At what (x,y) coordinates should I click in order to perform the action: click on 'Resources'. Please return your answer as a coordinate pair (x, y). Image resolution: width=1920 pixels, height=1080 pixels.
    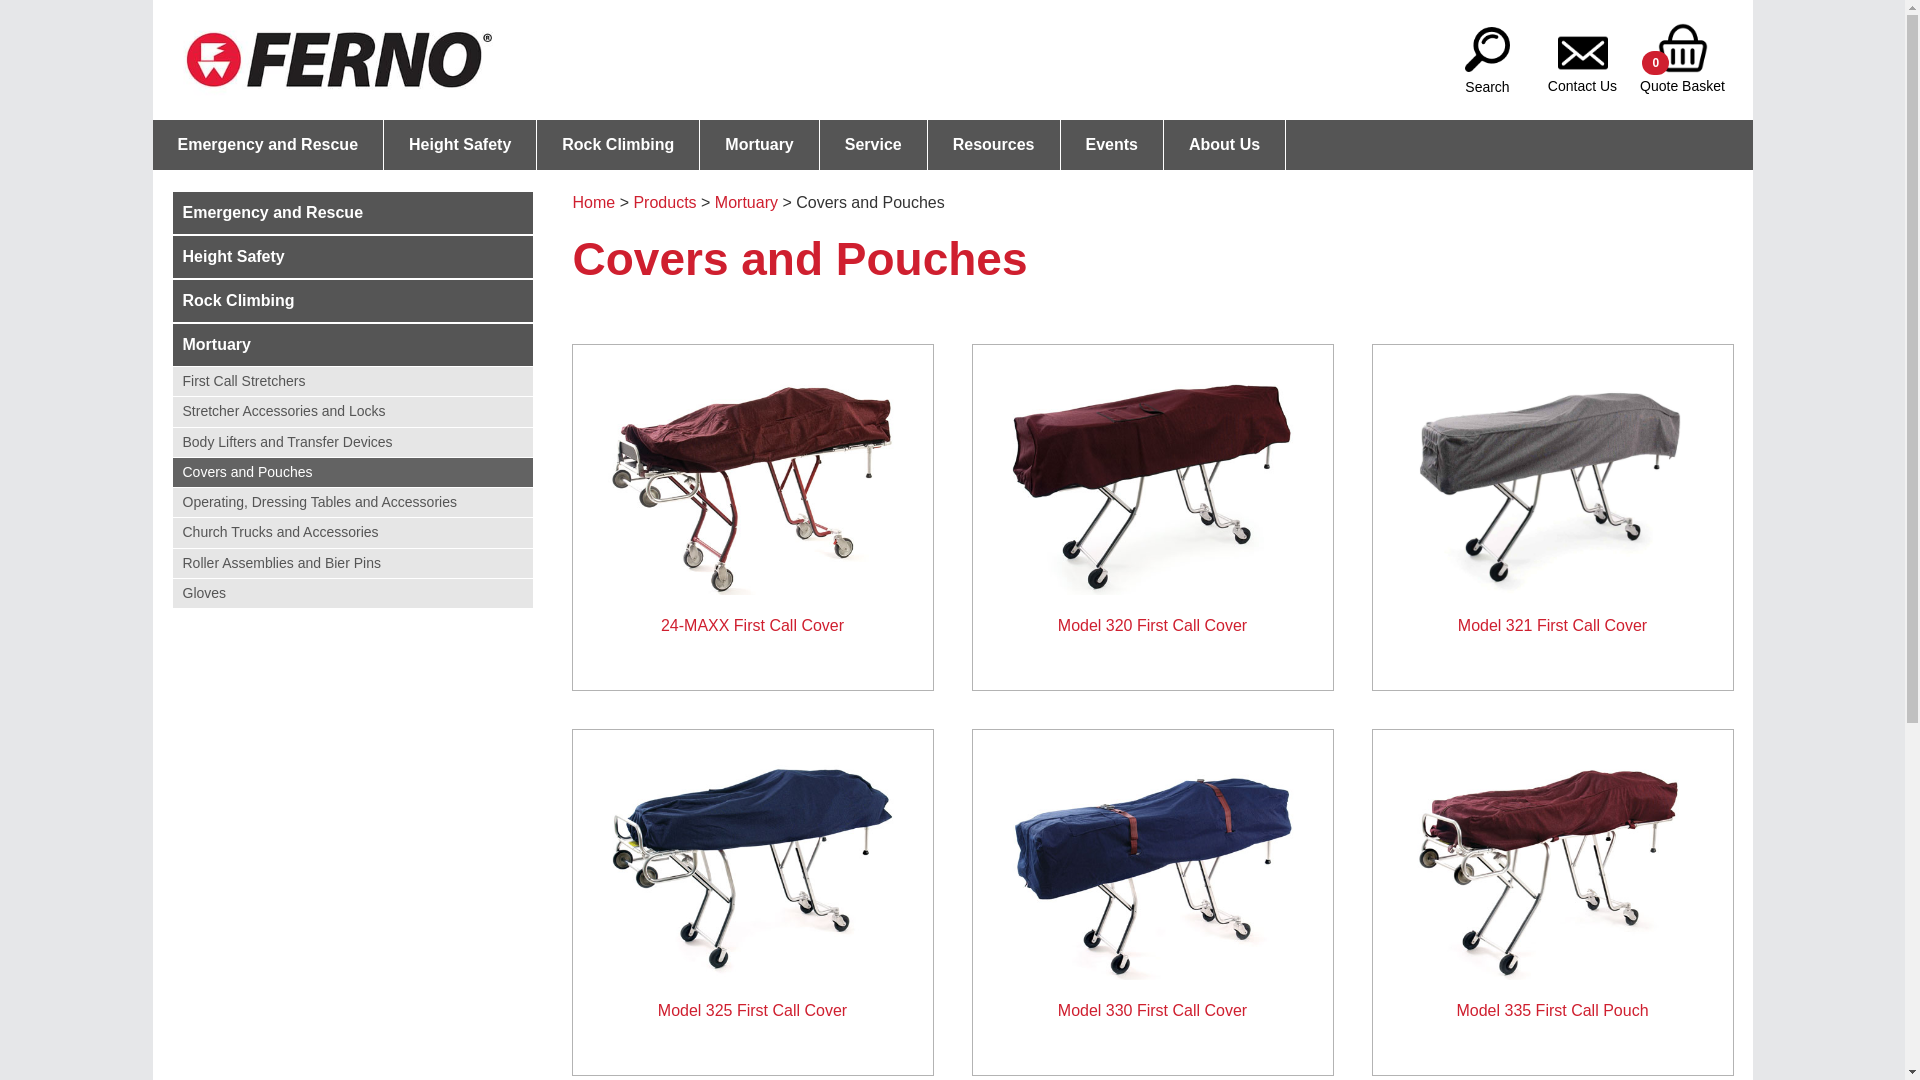
    Looking at the image, I should click on (926, 144).